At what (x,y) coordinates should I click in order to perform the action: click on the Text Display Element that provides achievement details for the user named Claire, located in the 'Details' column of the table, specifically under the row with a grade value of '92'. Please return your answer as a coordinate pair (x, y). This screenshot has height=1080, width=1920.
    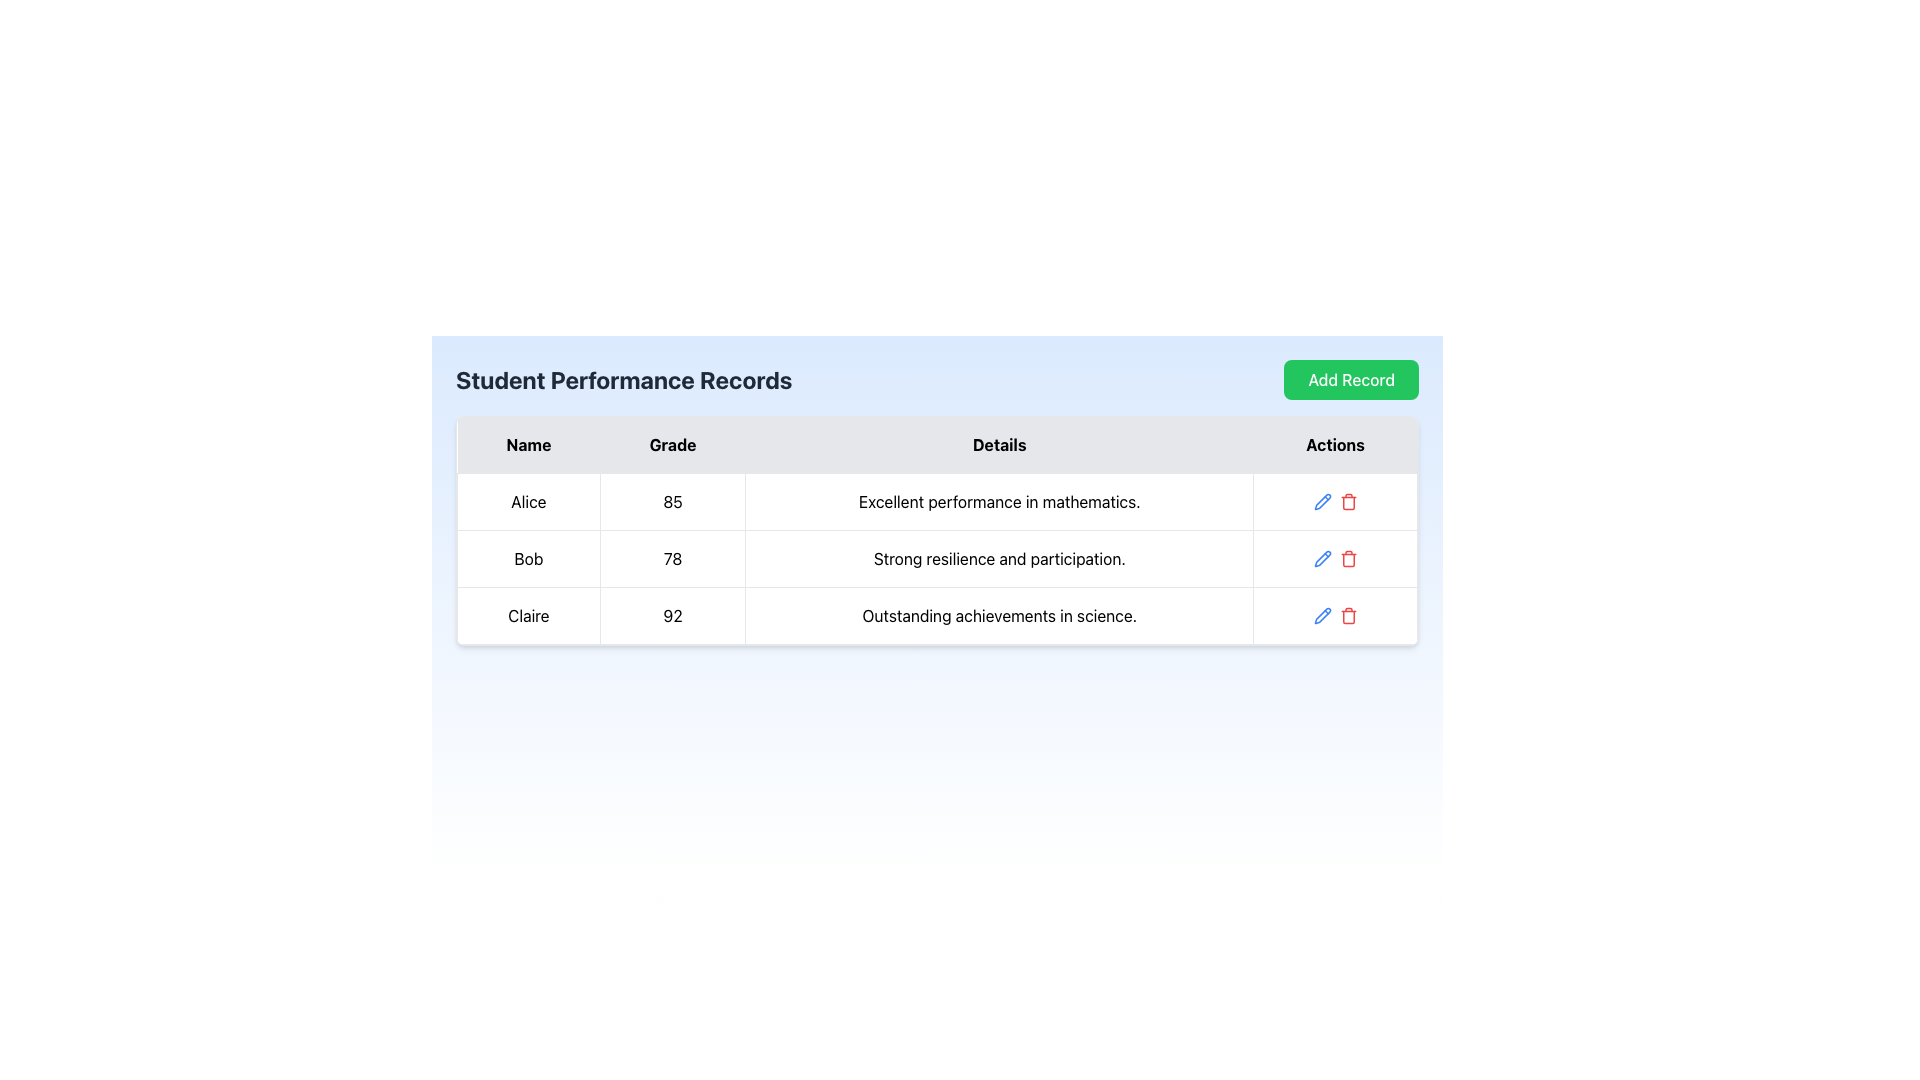
    Looking at the image, I should click on (999, 615).